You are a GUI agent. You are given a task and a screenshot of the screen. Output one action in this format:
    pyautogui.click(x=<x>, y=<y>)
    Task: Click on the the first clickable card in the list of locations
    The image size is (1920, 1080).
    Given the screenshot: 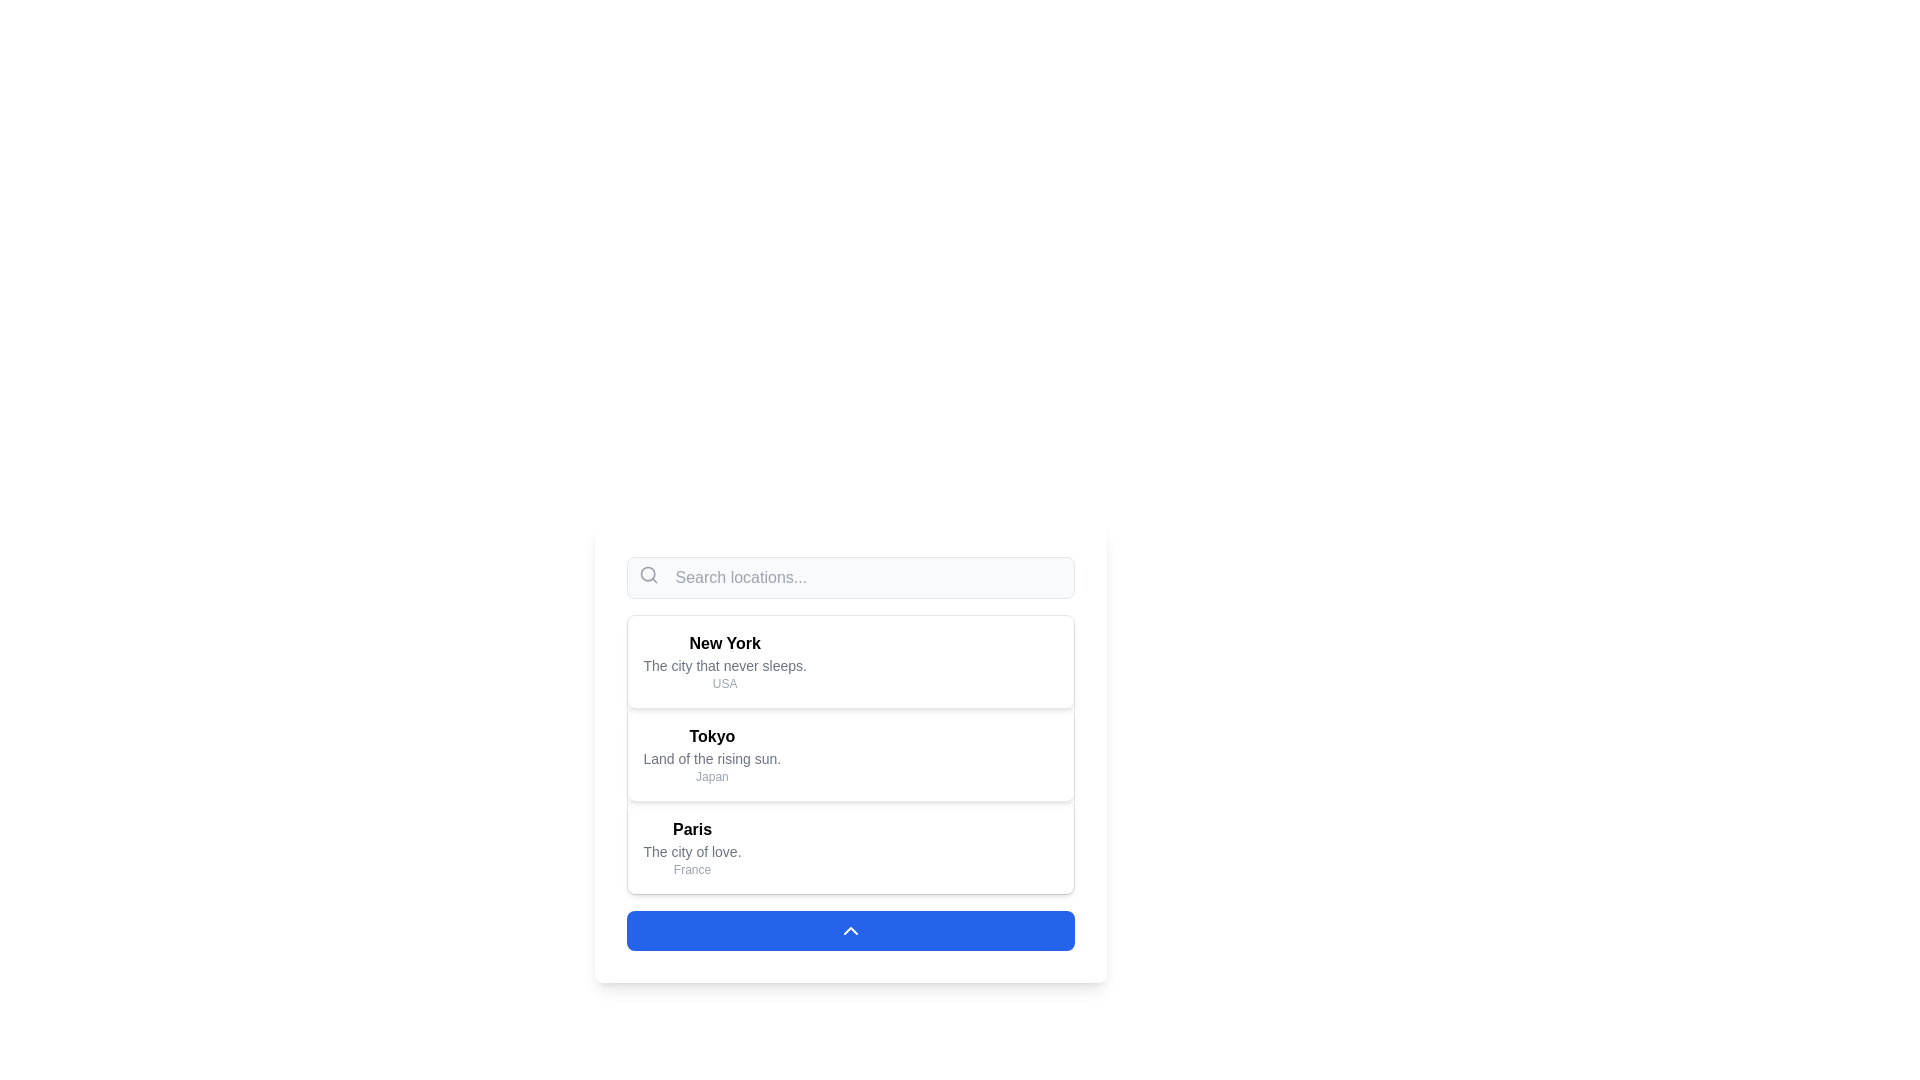 What is the action you would take?
    pyautogui.click(x=850, y=662)
    